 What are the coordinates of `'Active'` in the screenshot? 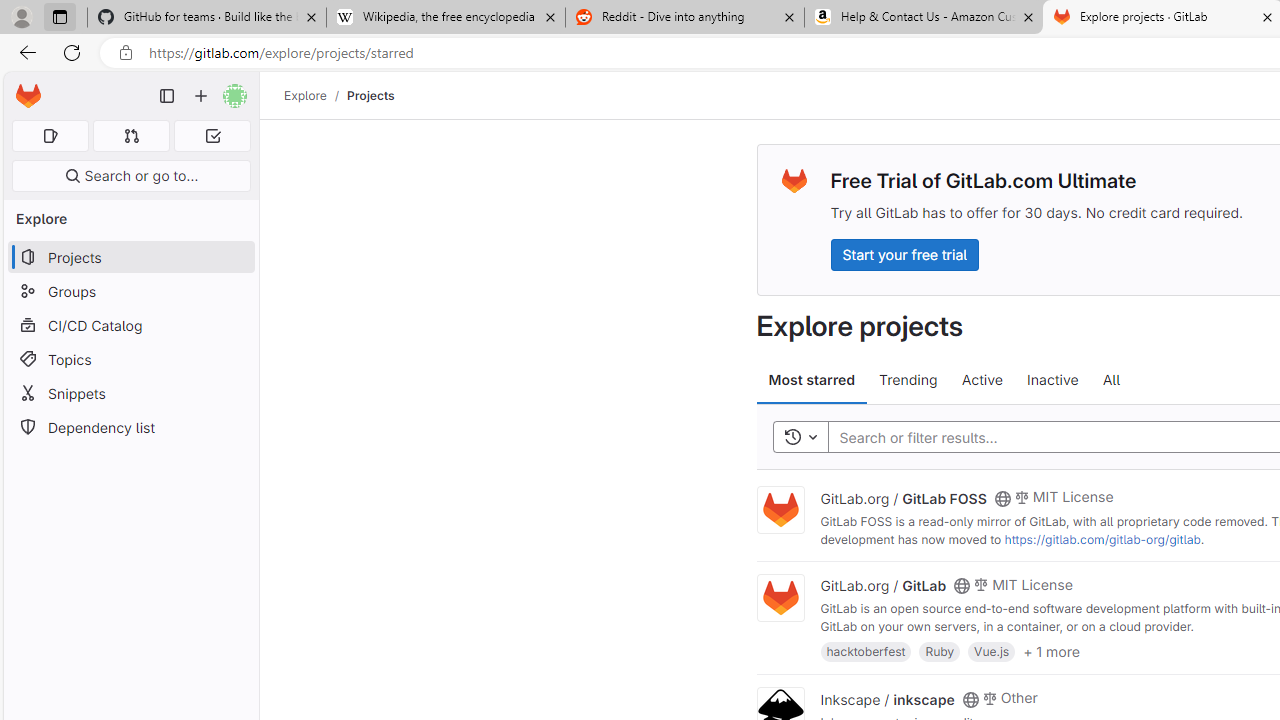 It's located at (982, 380).